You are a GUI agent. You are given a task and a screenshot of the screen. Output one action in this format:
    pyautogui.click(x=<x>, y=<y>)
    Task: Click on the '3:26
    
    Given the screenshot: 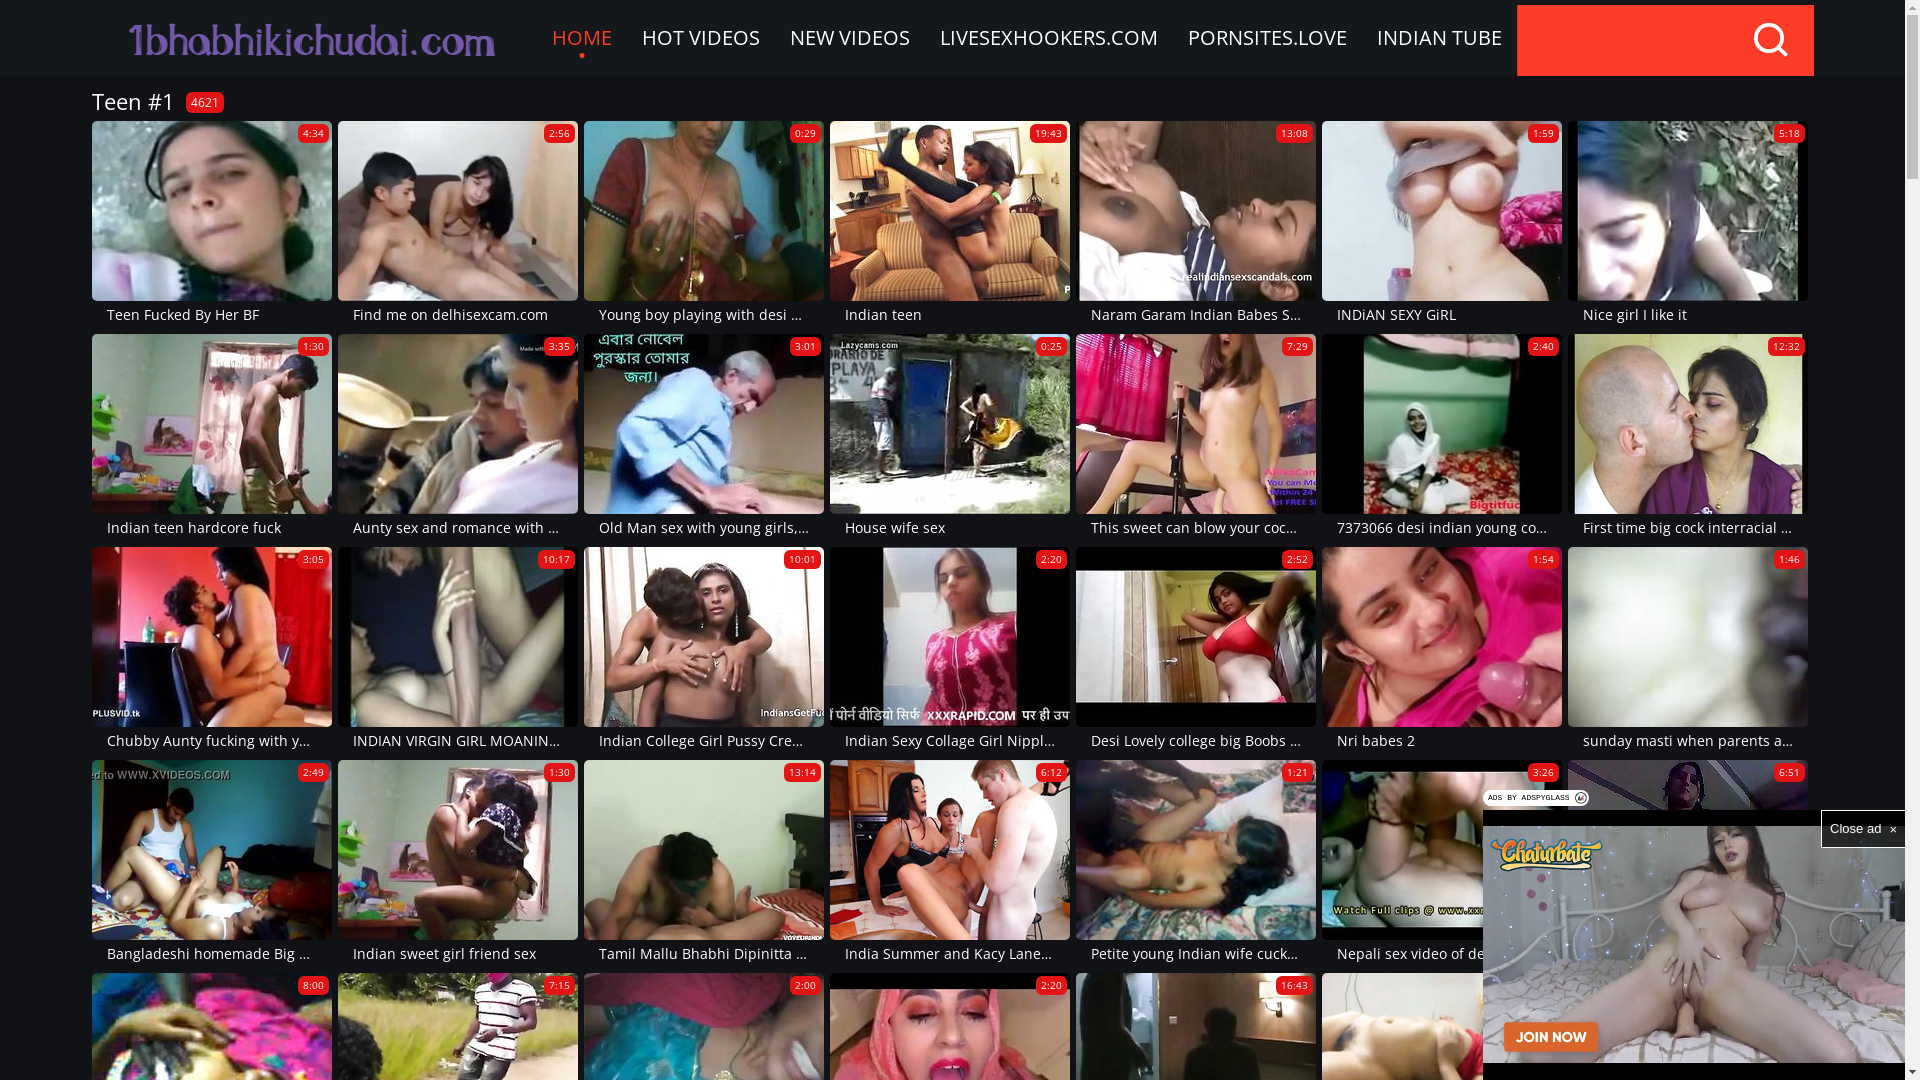 What is the action you would take?
    pyautogui.click(x=1441, y=862)
    